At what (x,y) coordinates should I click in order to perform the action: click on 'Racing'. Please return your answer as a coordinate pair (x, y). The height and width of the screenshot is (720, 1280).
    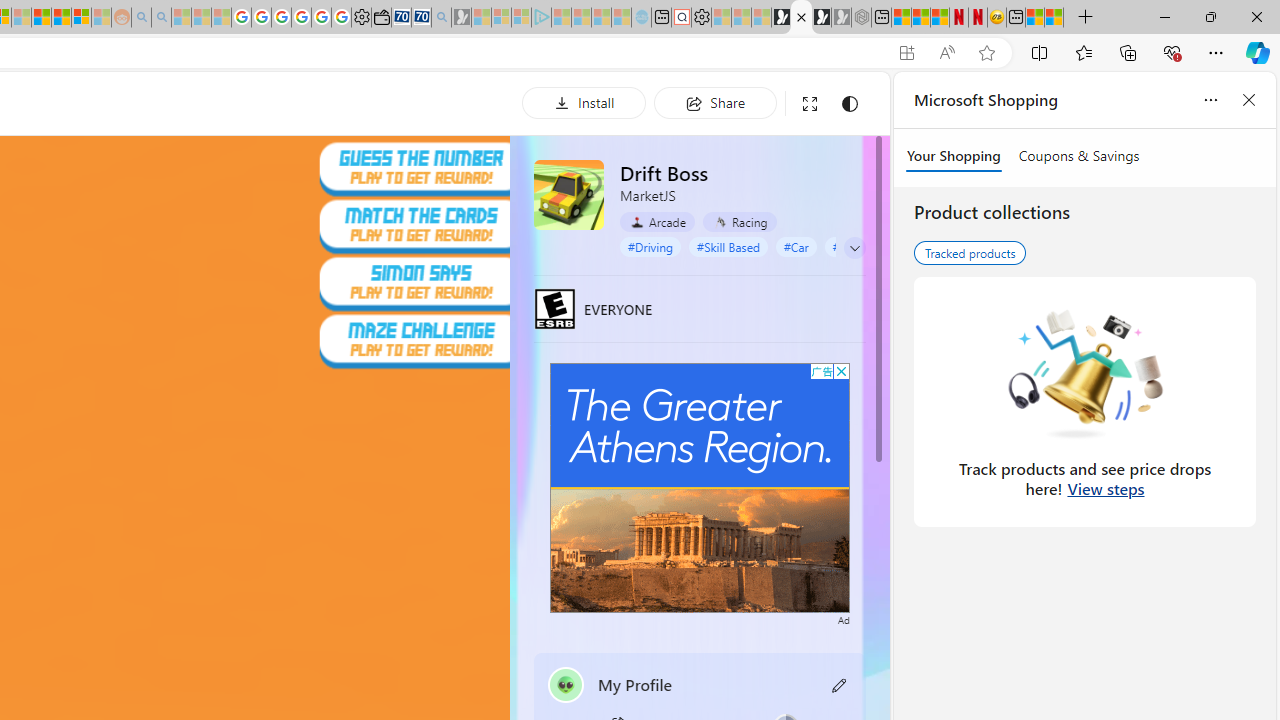
    Looking at the image, I should click on (738, 222).